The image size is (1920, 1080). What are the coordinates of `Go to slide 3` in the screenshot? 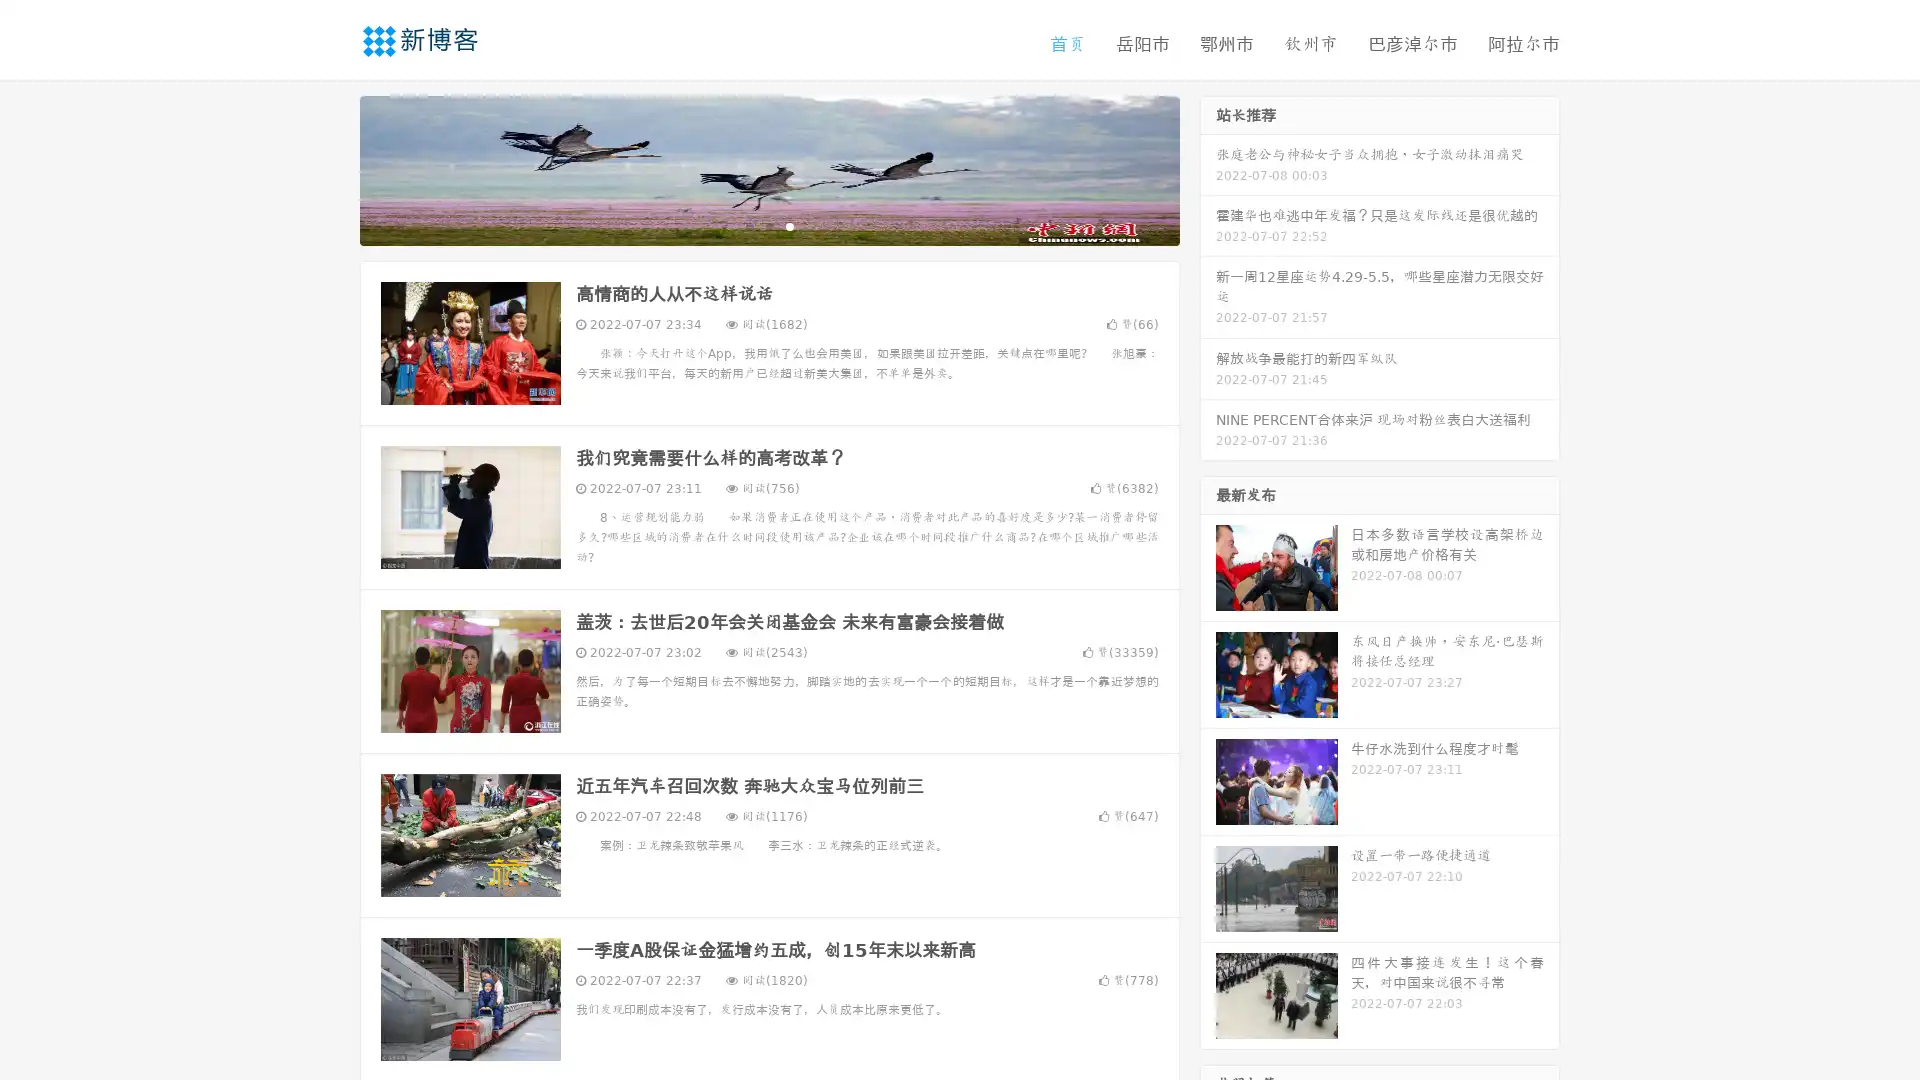 It's located at (789, 225).